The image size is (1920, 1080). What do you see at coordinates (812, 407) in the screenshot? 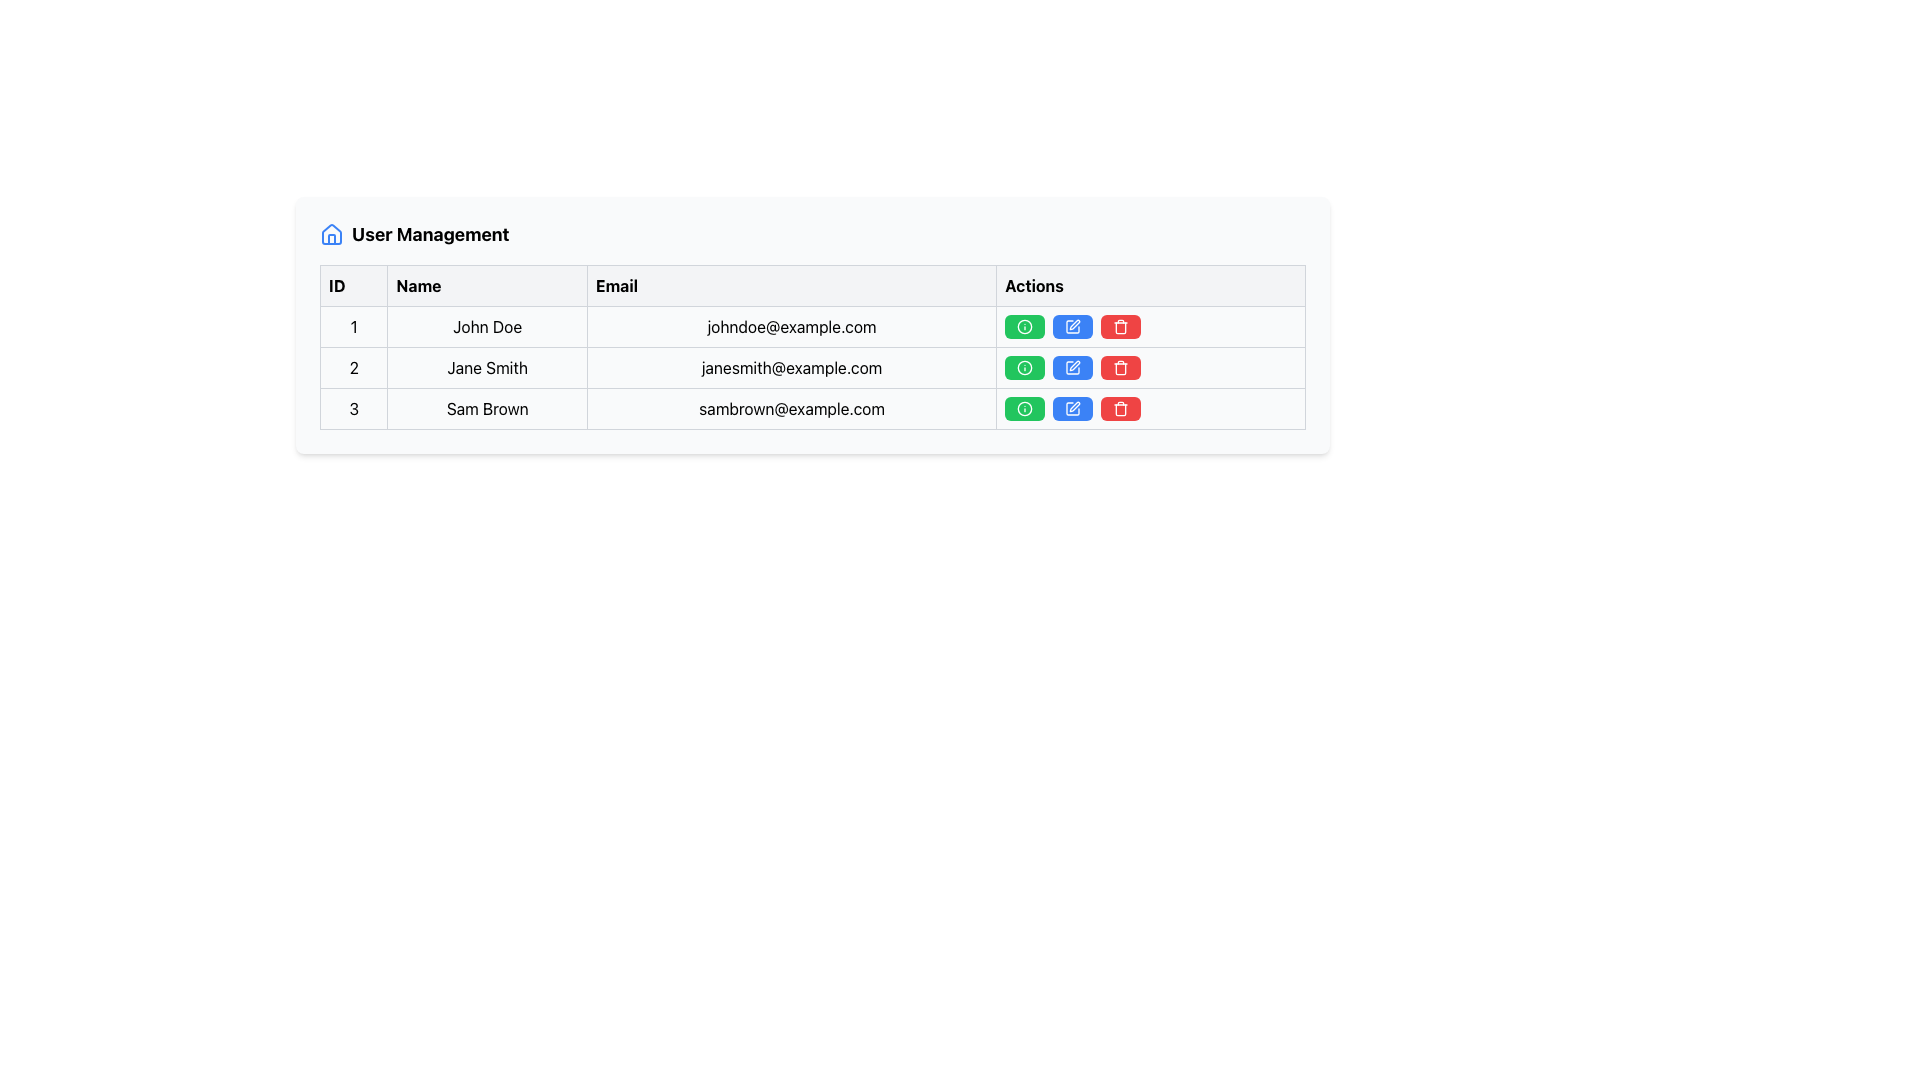
I see `the third row in the User Management table that contains user information, positioned below 'John Doe' and 'Jane Smith'` at bounding box center [812, 407].